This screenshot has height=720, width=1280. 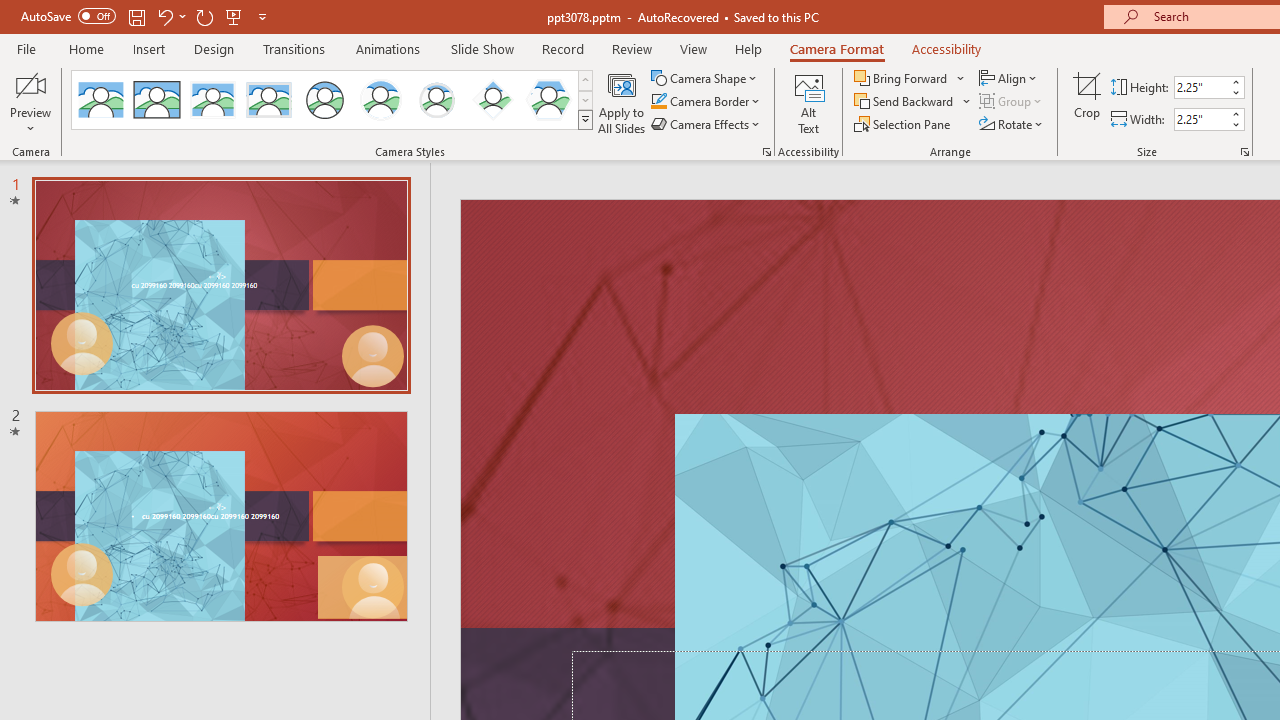 I want to click on 'Selection Pane...', so click(x=903, y=124).